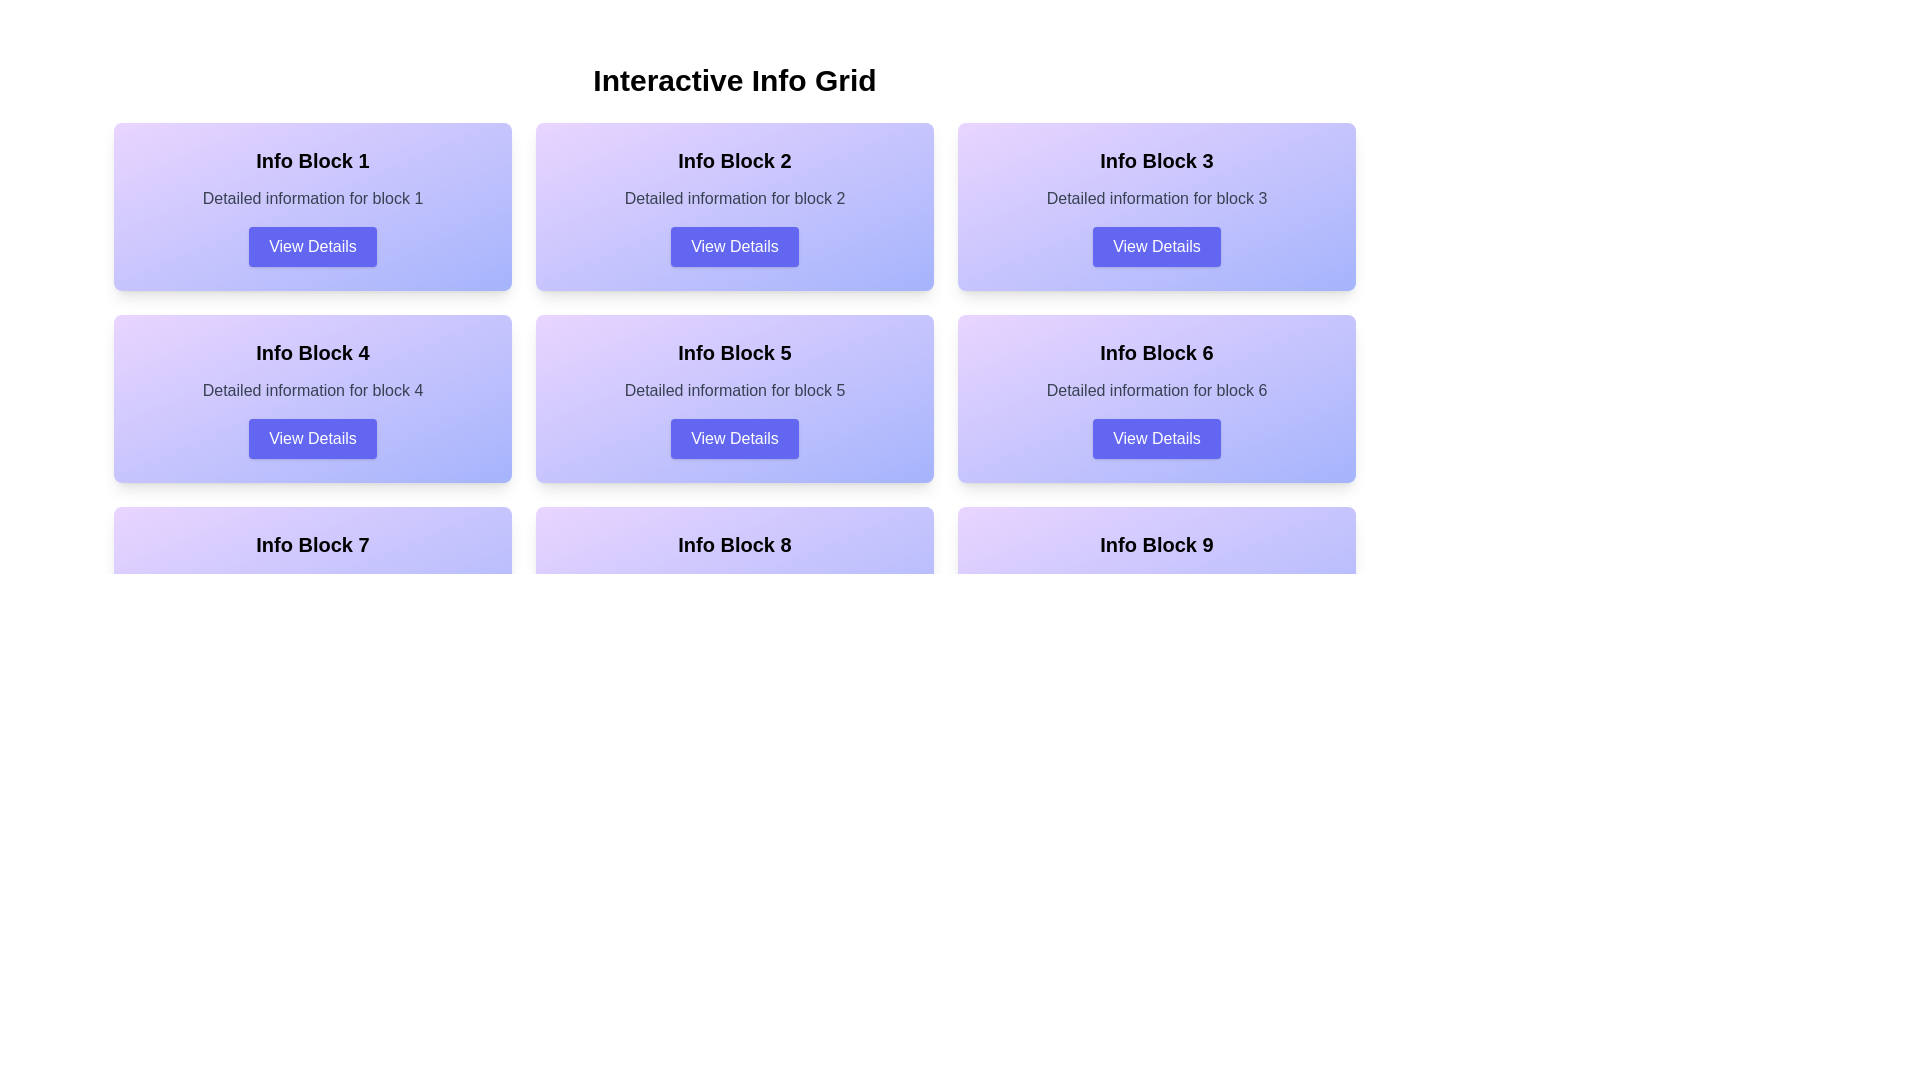 Image resolution: width=1920 pixels, height=1080 pixels. I want to click on the button located under the text 'Detailed information for block 1' within 'Info Block 1', so click(311, 245).